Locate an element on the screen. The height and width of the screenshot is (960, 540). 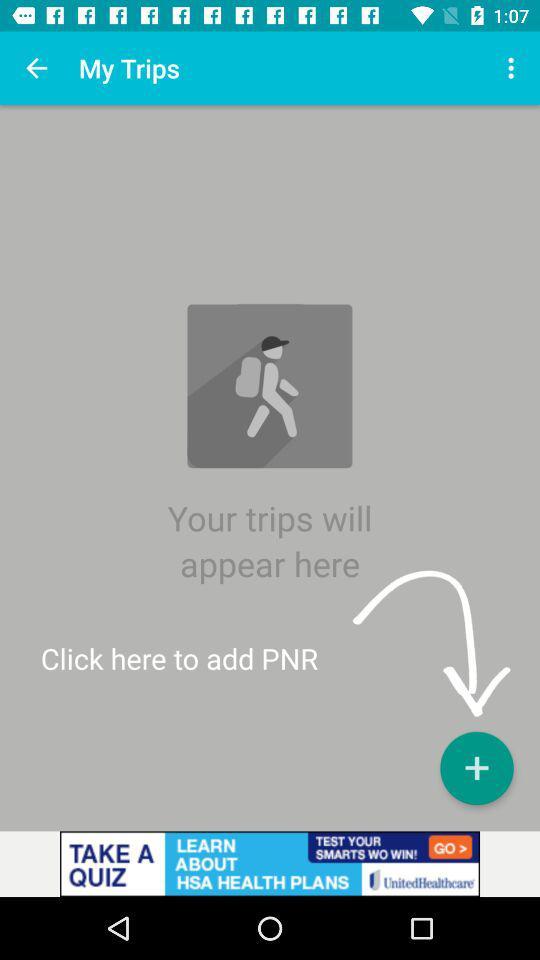
option is located at coordinates (475, 767).